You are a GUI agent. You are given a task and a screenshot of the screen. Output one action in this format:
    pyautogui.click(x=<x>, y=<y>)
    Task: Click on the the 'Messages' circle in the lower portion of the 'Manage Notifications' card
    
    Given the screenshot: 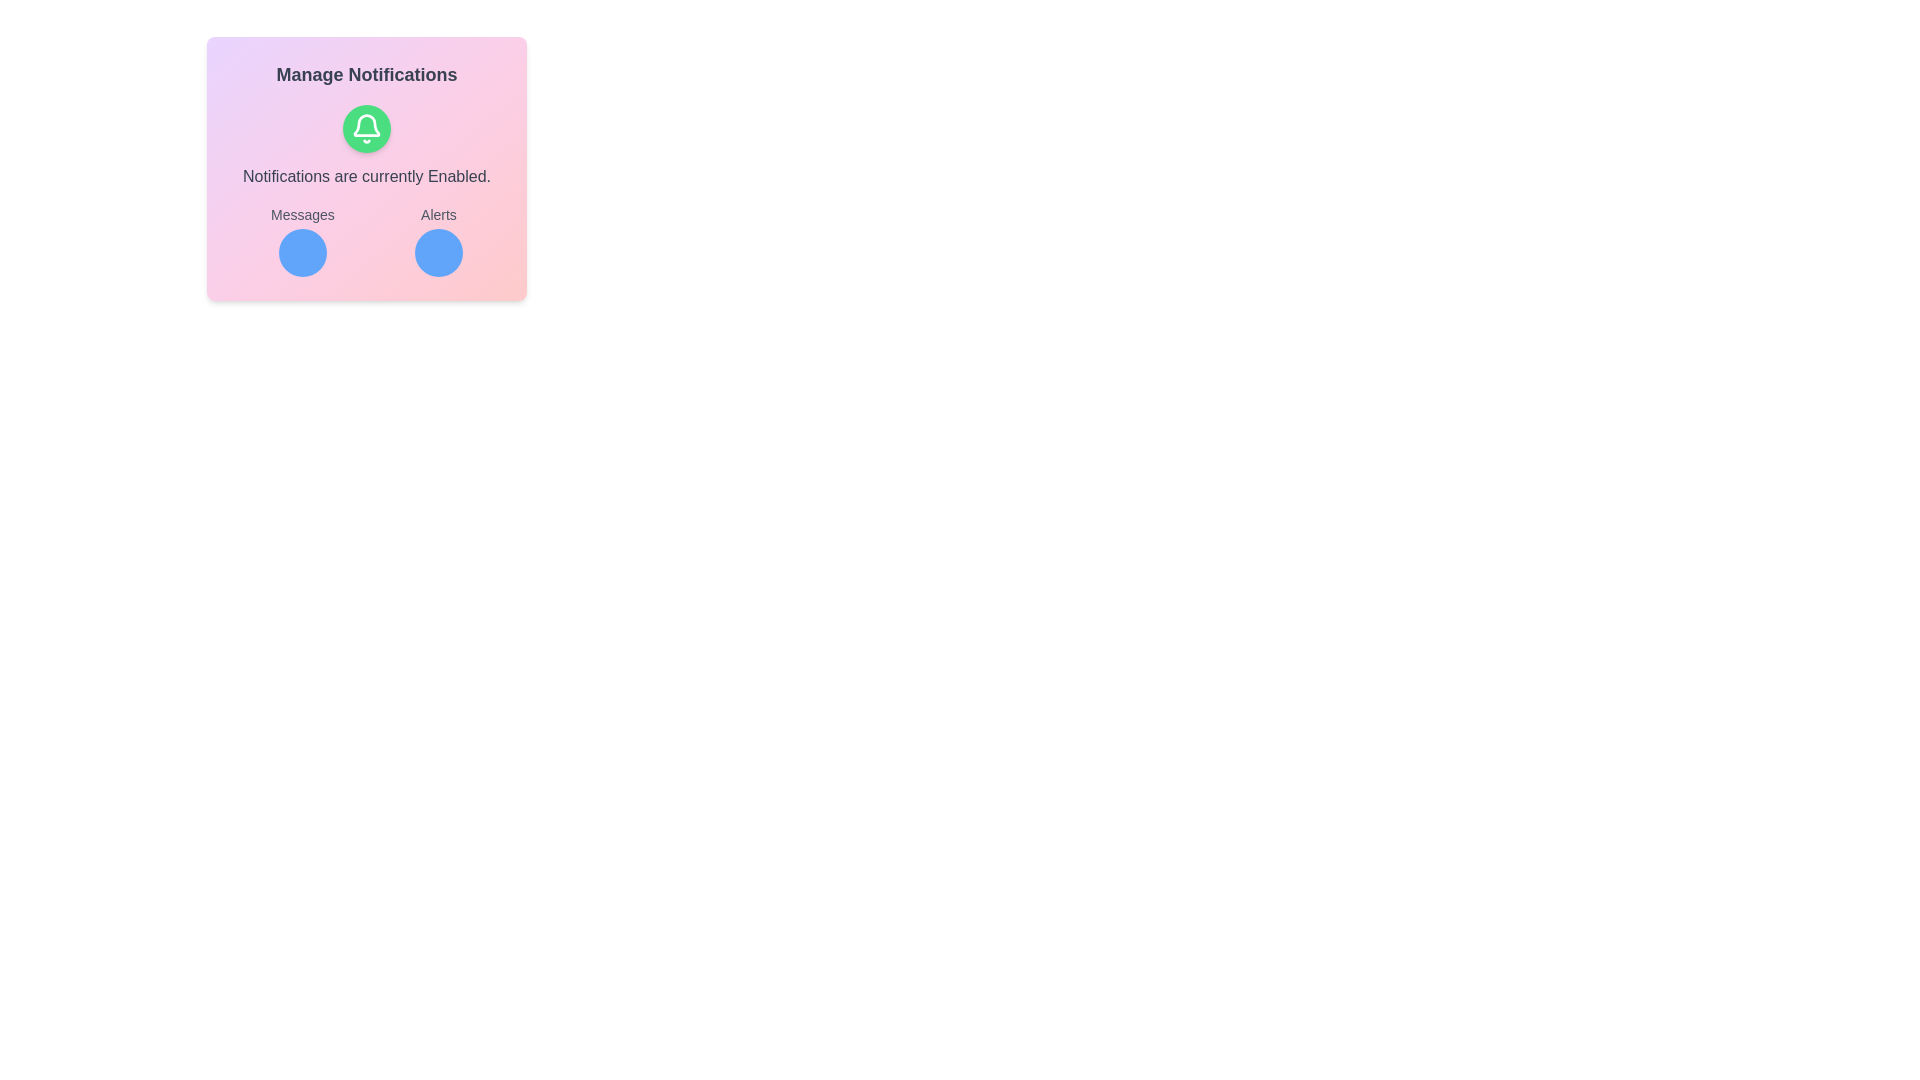 What is the action you would take?
    pyautogui.click(x=366, y=239)
    